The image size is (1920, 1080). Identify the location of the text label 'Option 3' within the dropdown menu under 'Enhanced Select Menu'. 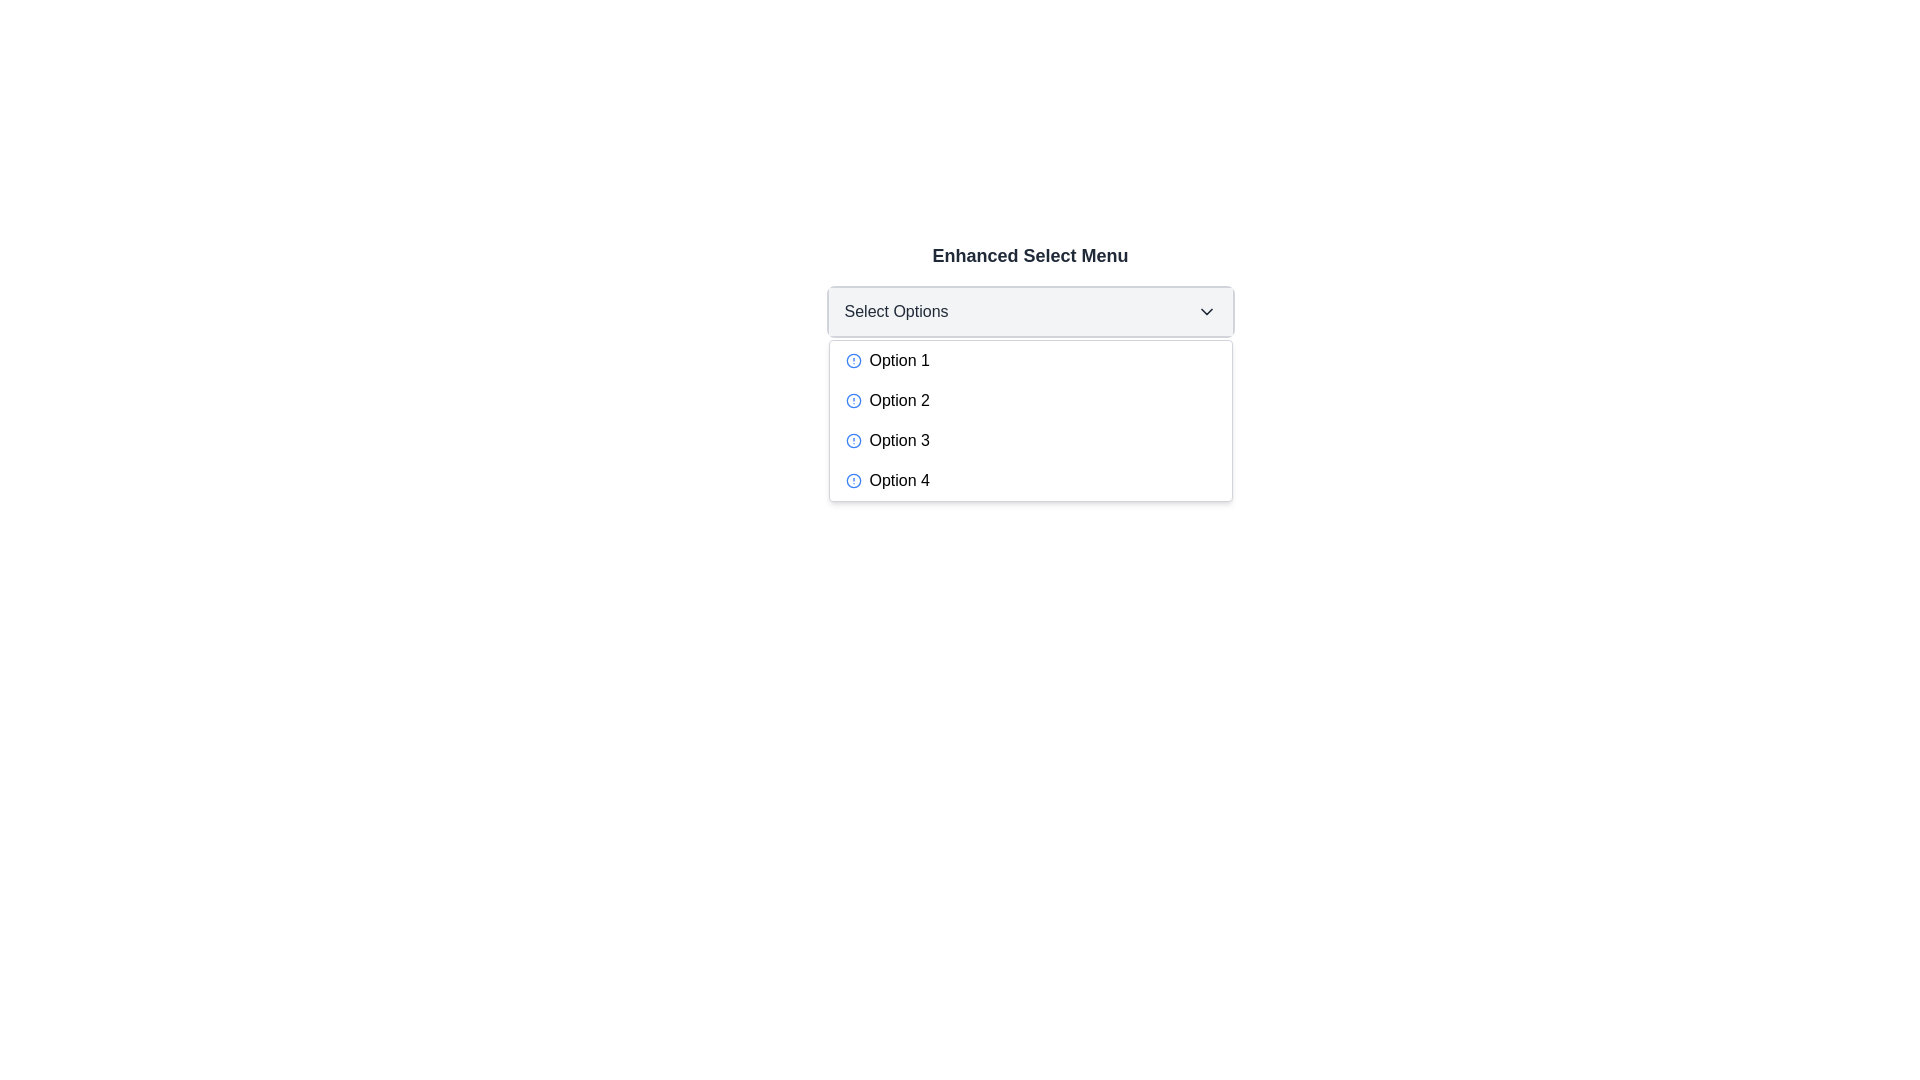
(898, 439).